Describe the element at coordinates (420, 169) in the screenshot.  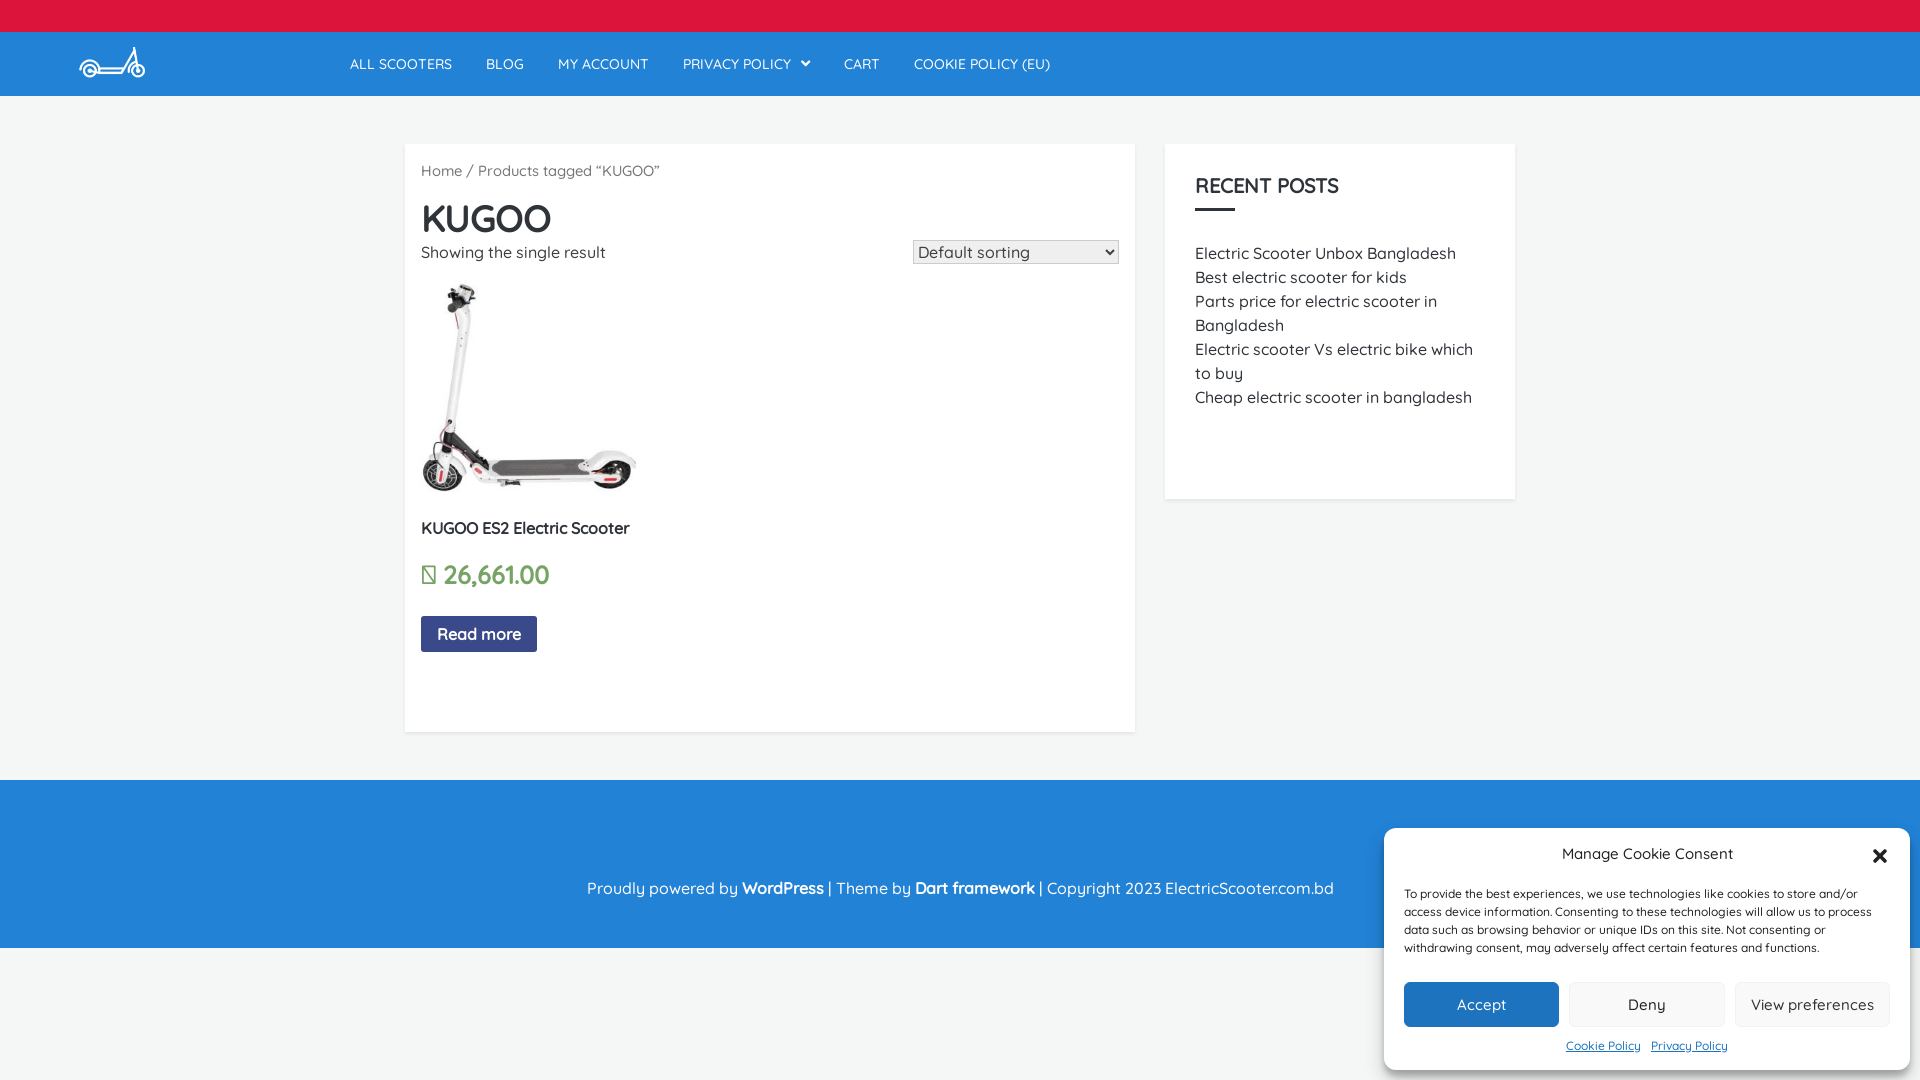
I see `'Home'` at that location.